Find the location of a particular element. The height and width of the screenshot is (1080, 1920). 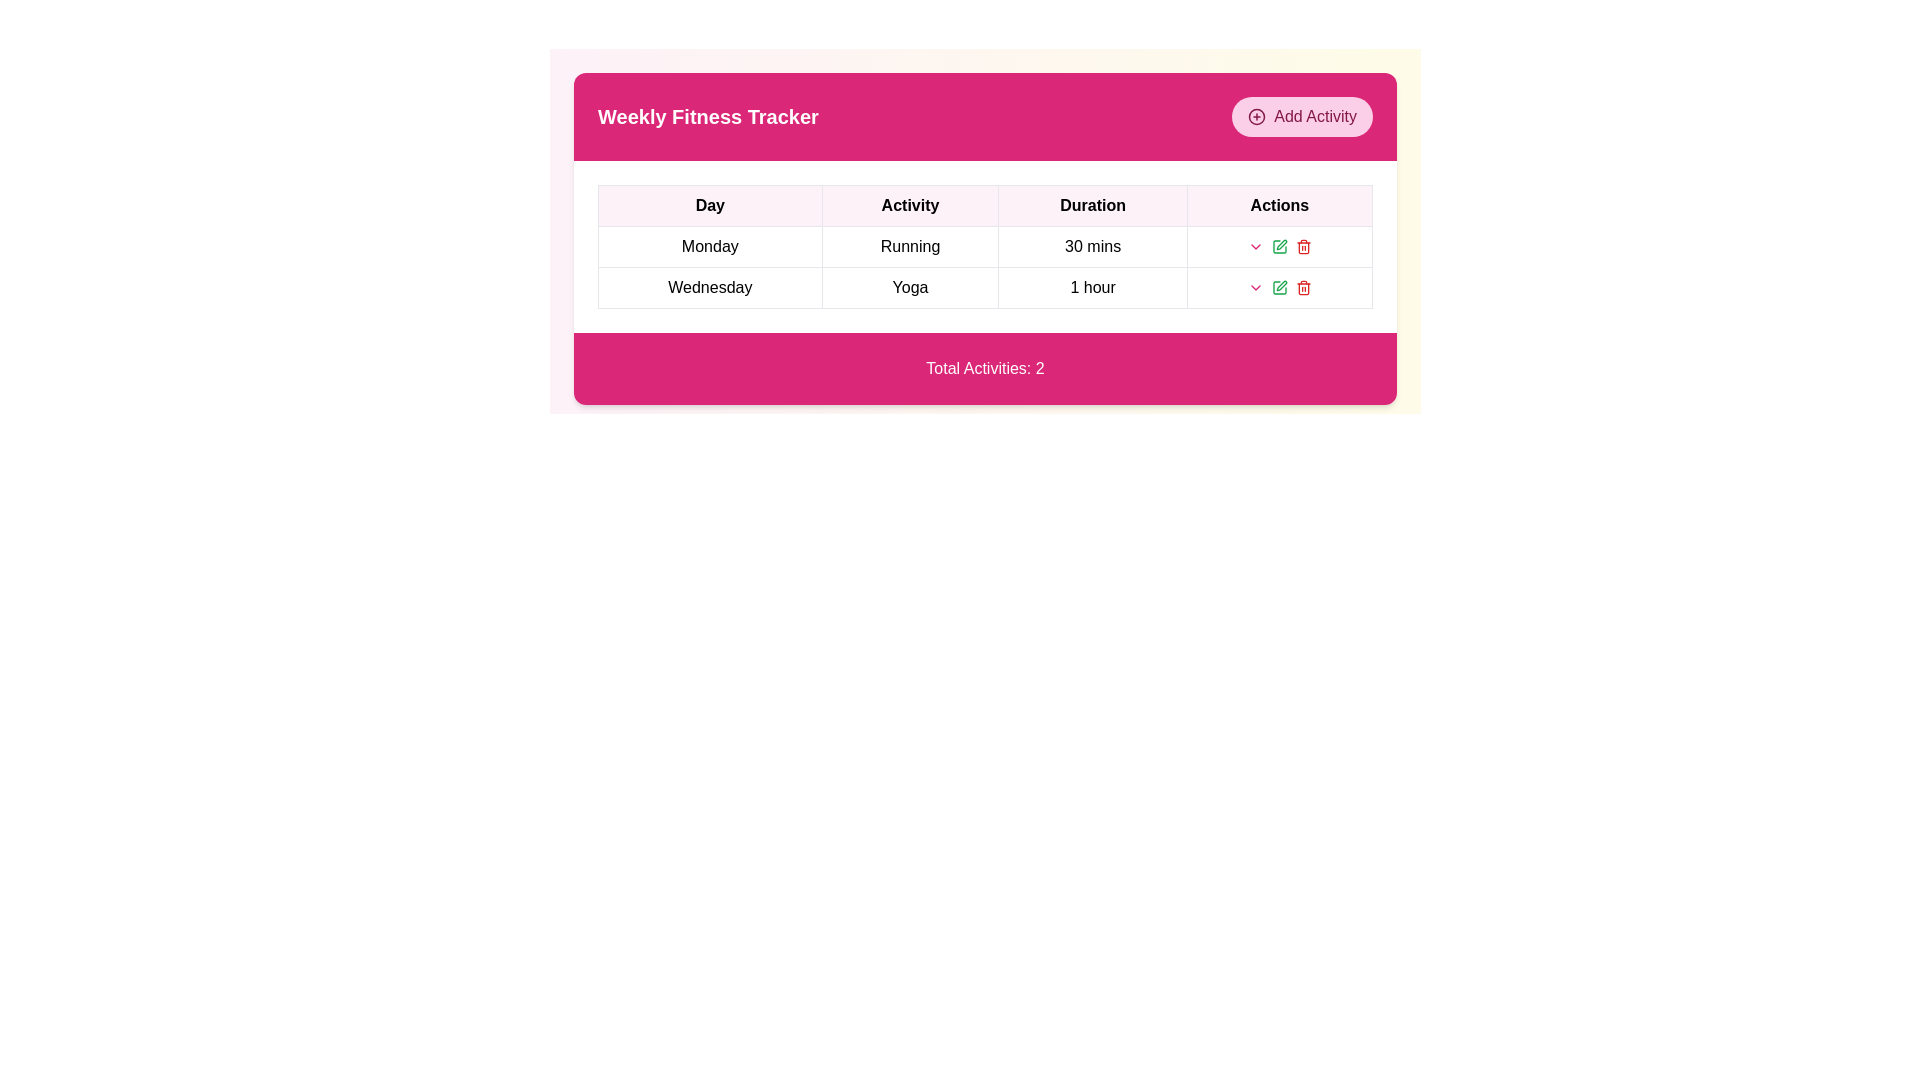

the action control icons for the 'Wednesday Yoga' activity, located in the 'Actions' column of the second row of the table, to trigger visual effects is located at coordinates (1278, 288).